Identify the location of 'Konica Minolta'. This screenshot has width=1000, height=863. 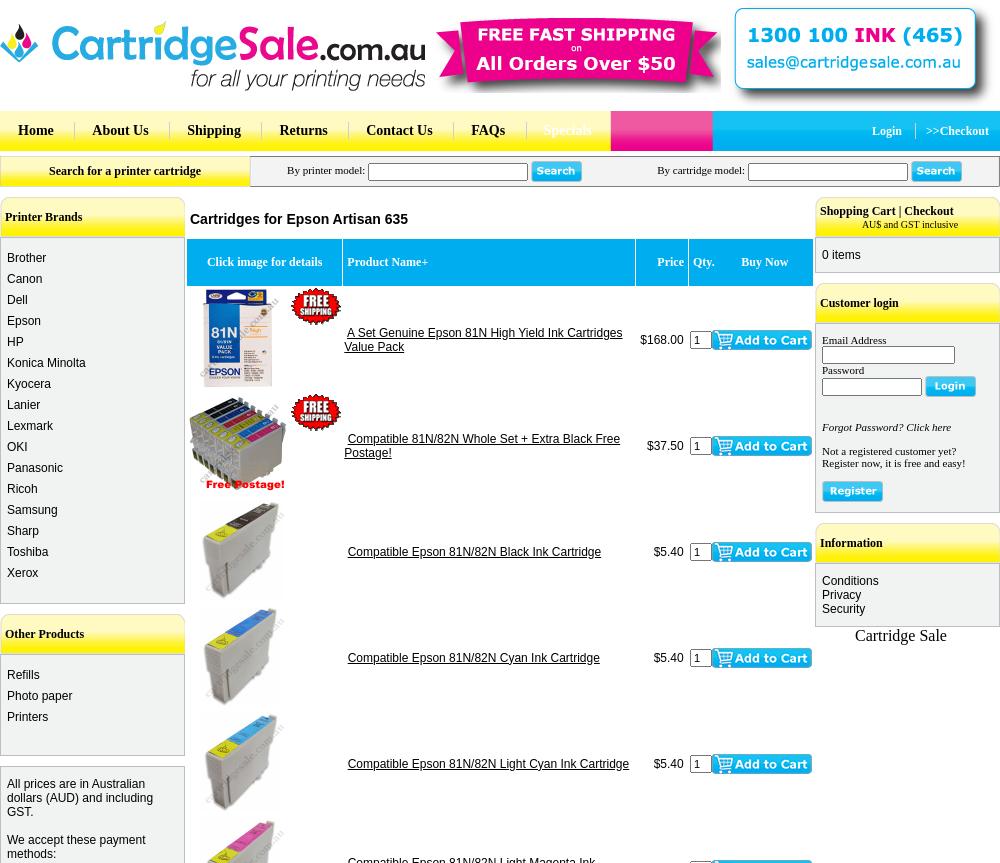
(46, 362).